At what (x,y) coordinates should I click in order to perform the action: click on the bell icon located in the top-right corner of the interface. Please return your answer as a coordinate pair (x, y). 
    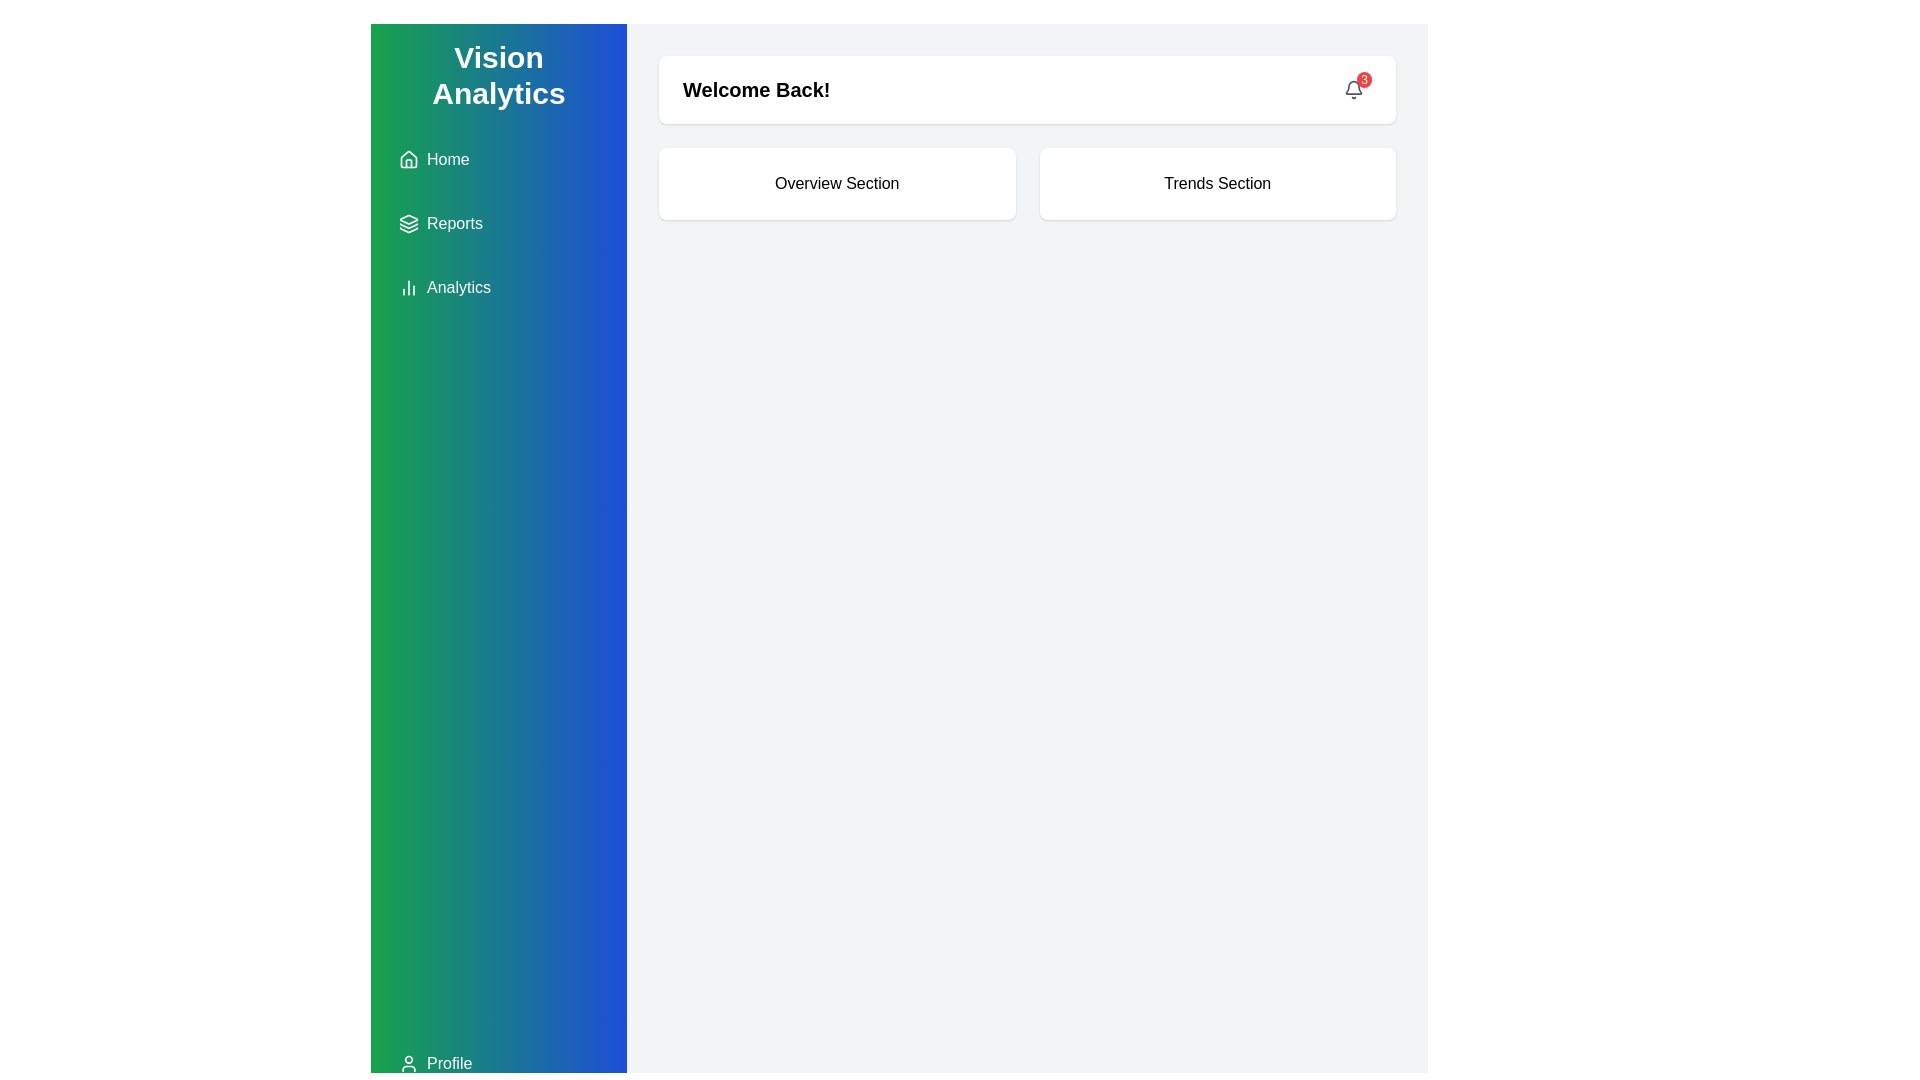
    Looking at the image, I should click on (1353, 88).